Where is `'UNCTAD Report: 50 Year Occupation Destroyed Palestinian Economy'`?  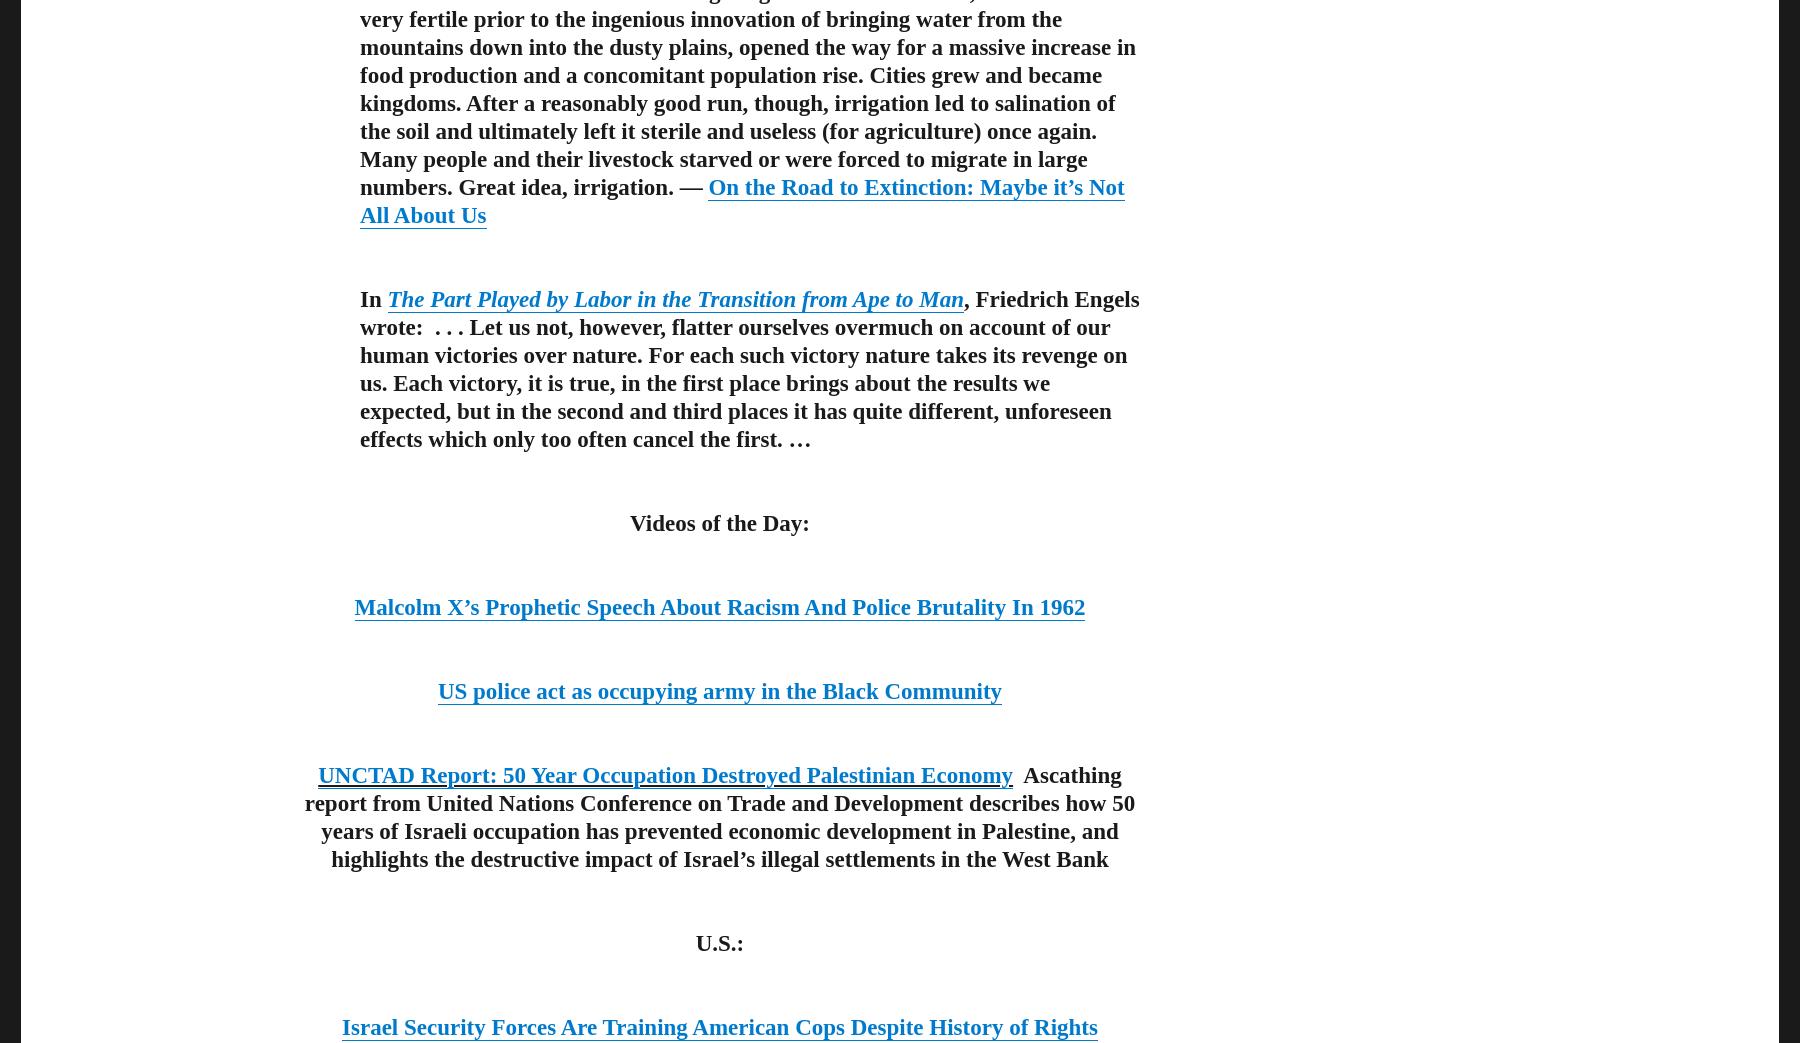 'UNCTAD Report: 50 Year Occupation Destroyed Palestinian Economy' is located at coordinates (317, 774).